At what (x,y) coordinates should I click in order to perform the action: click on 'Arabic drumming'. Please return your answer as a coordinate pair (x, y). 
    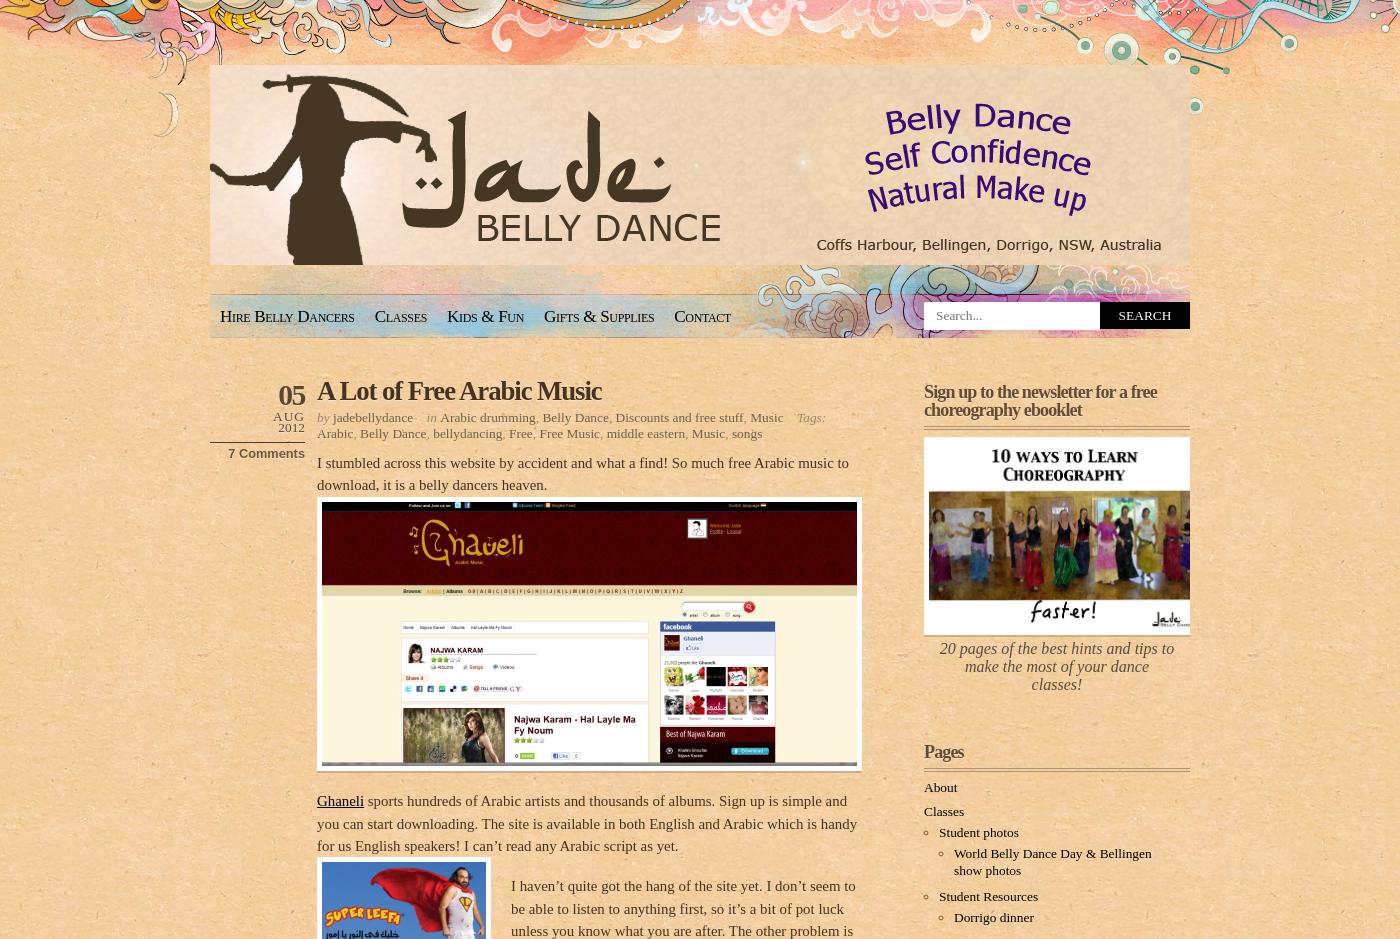
    Looking at the image, I should click on (487, 415).